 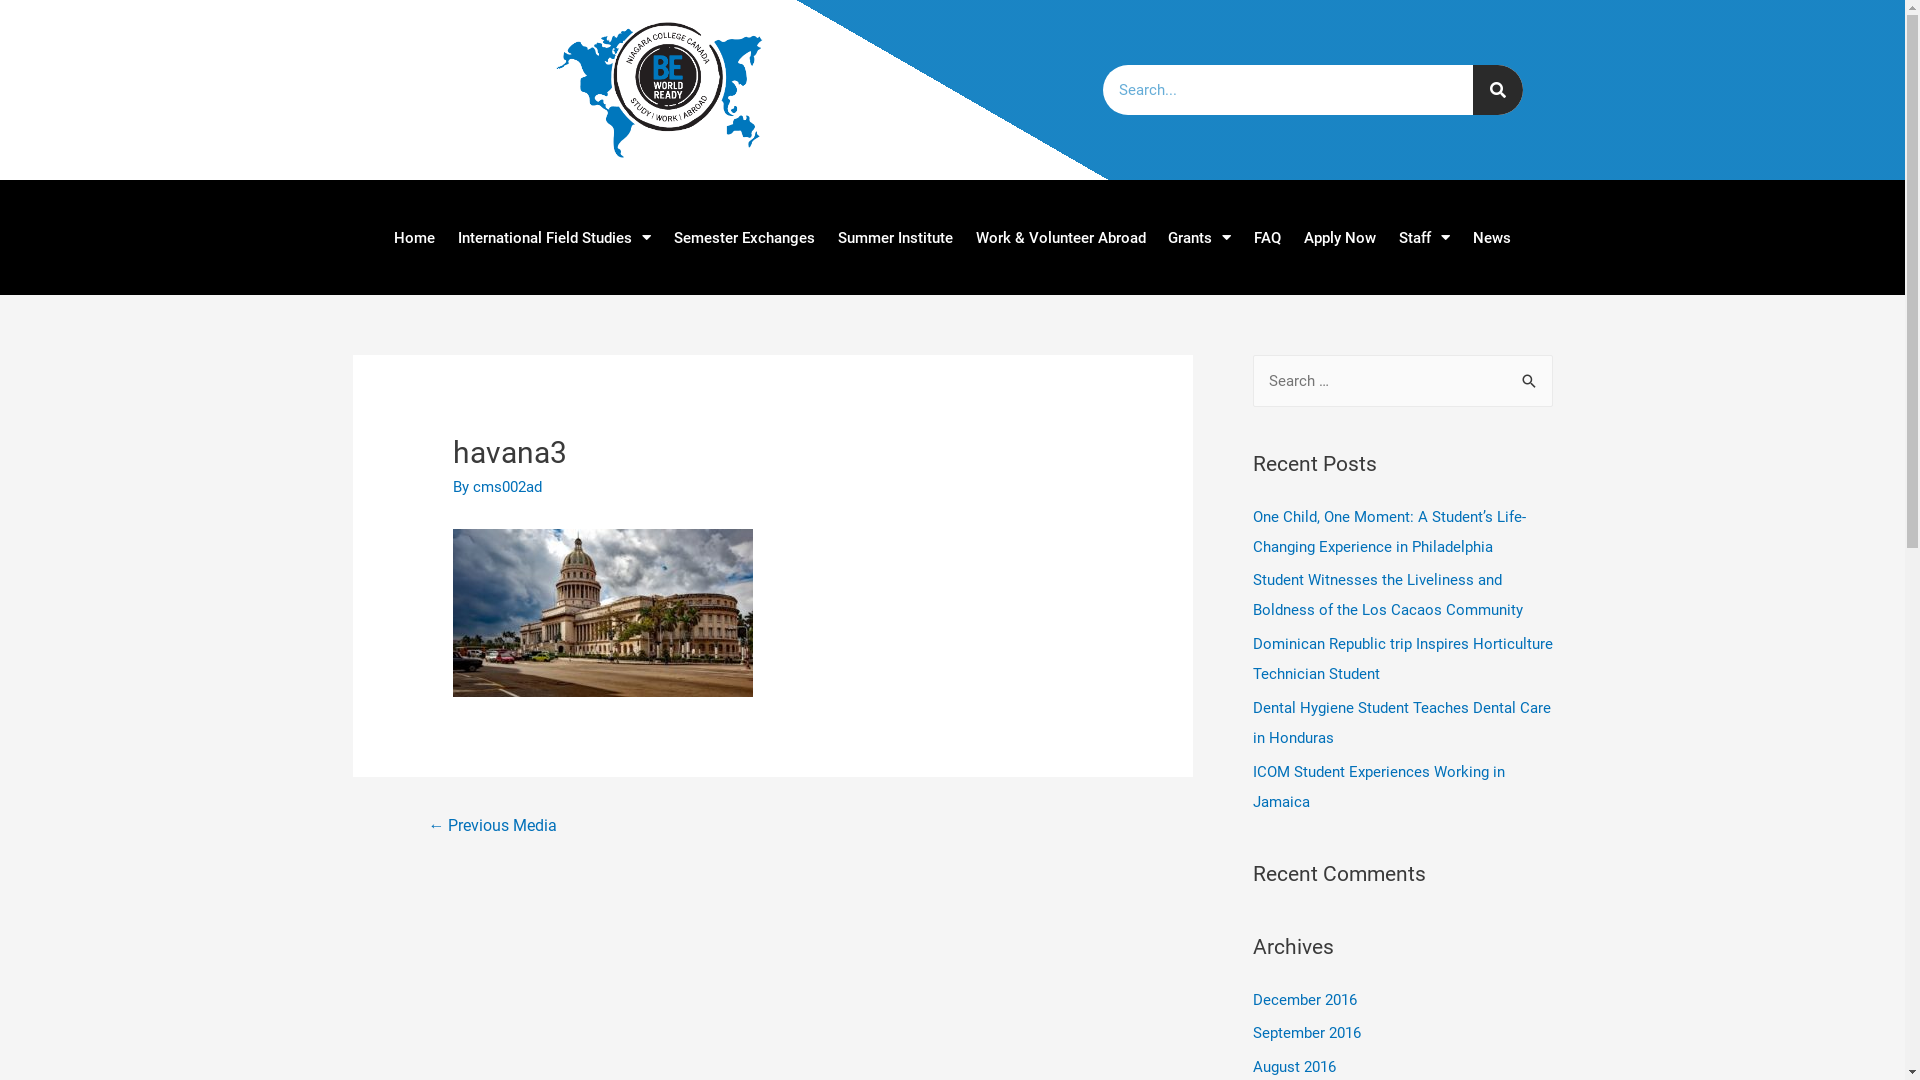 What do you see at coordinates (445, 235) in the screenshot?
I see `'International Field Studies'` at bounding box center [445, 235].